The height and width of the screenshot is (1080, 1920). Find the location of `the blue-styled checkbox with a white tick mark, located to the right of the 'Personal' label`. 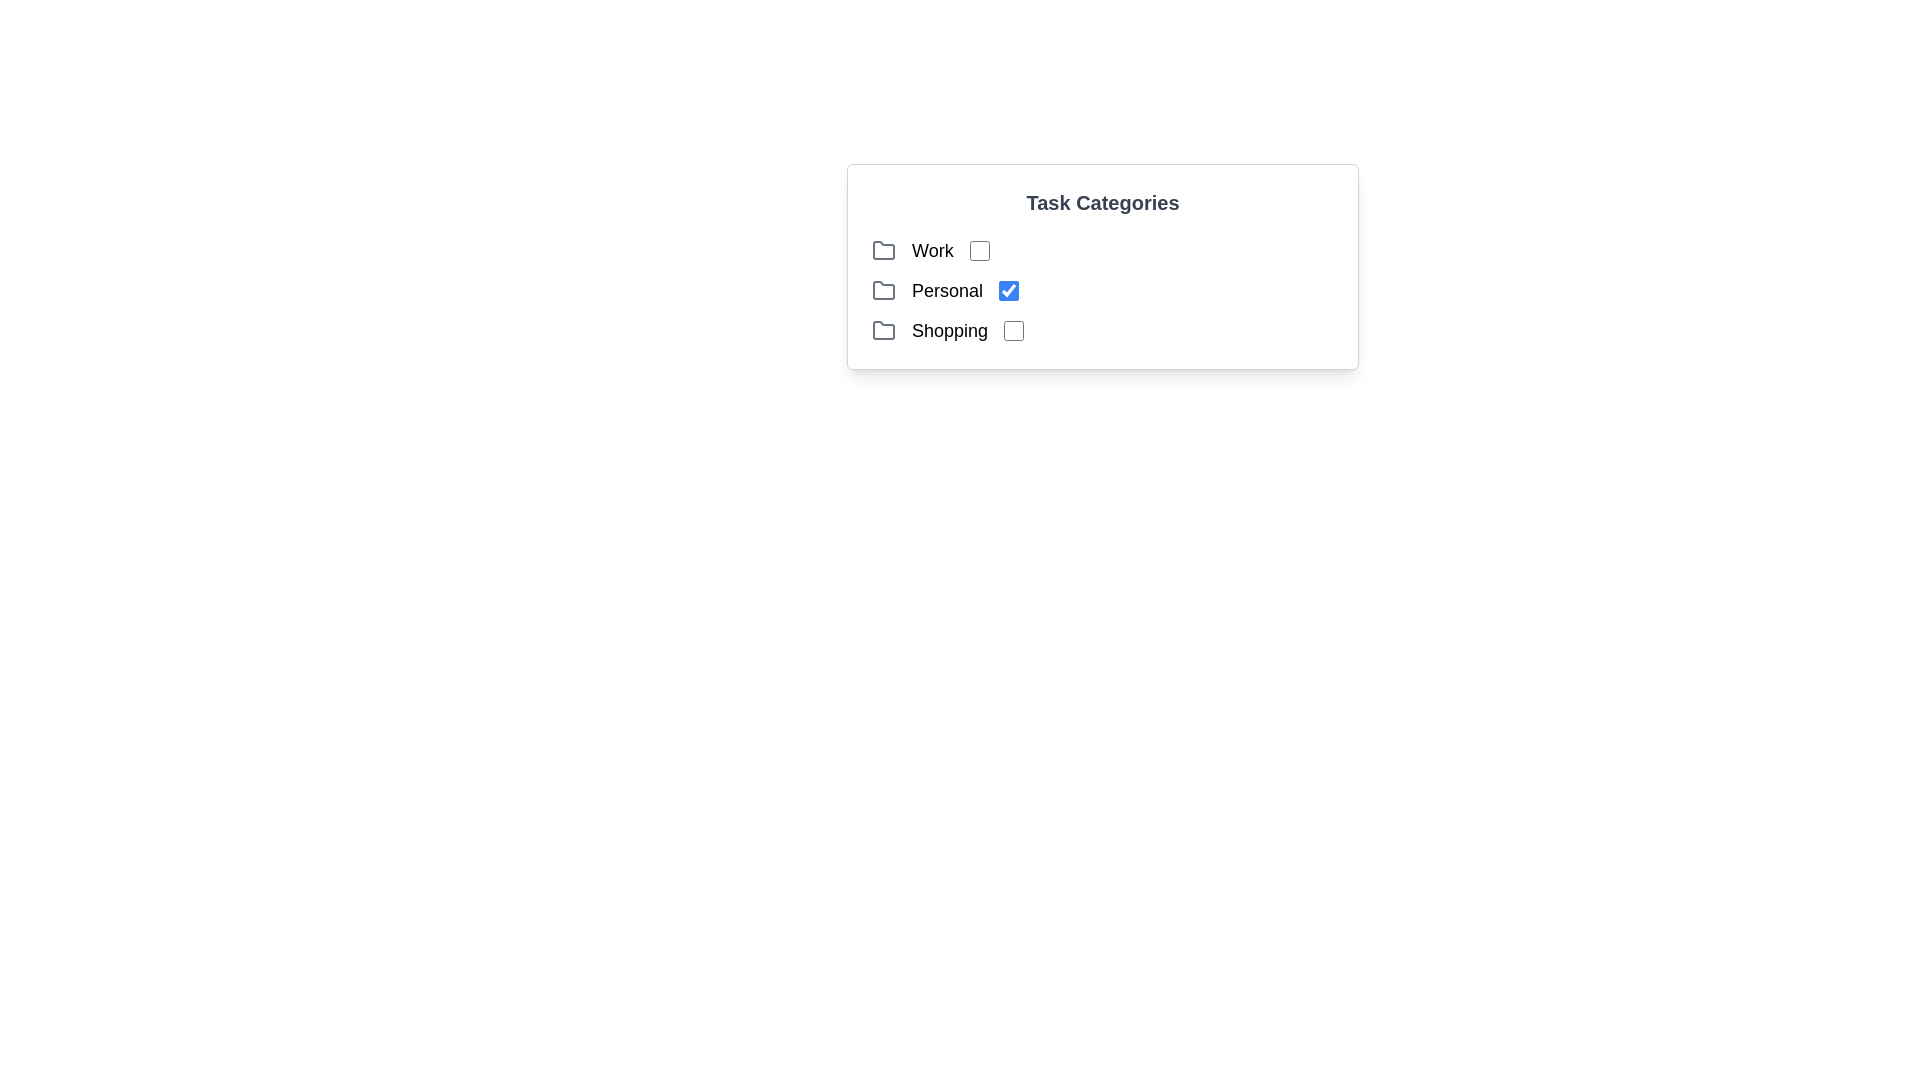

the blue-styled checkbox with a white tick mark, located to the right of the 'Personal' label is located at coordinates (1008, 290).